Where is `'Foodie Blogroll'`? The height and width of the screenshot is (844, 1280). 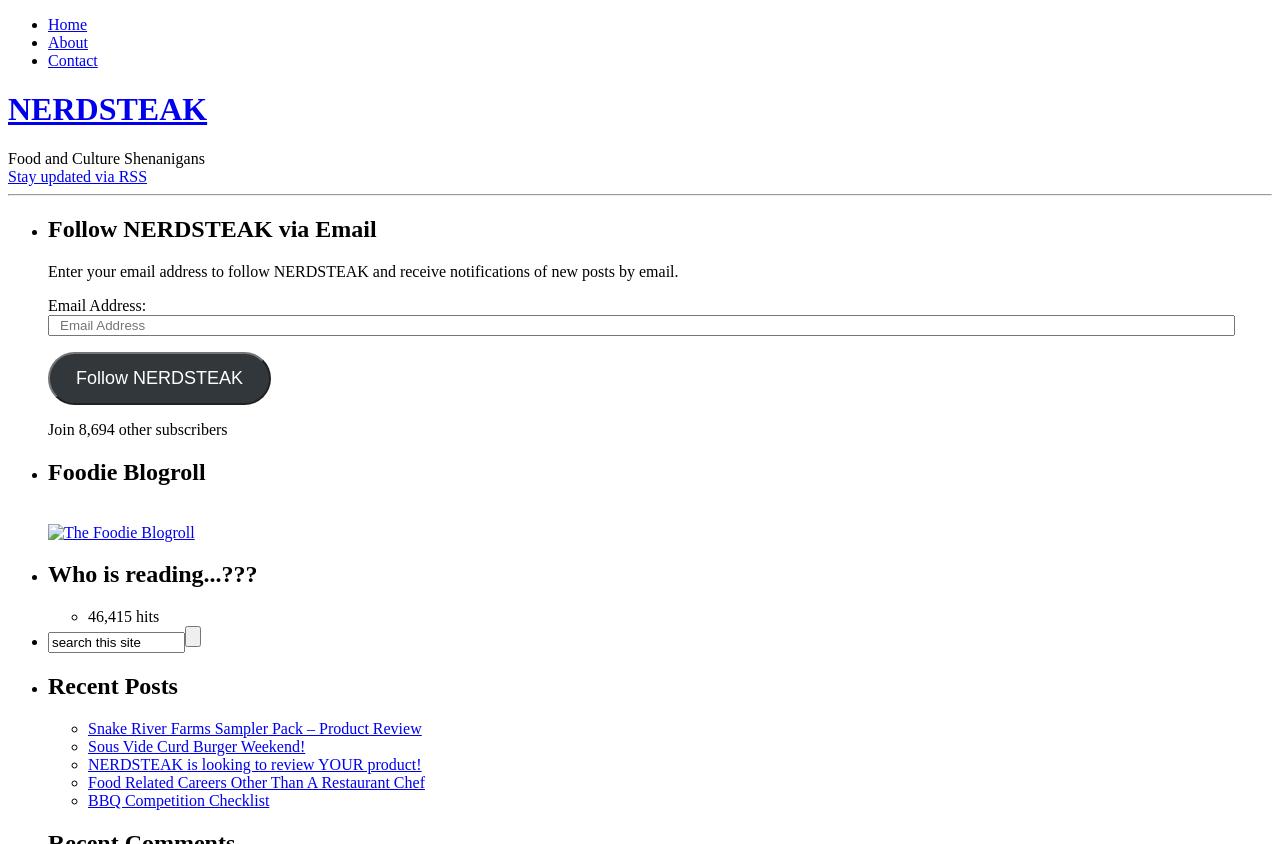
'Foodie Blogroll' is located at coordinates (48, 470).